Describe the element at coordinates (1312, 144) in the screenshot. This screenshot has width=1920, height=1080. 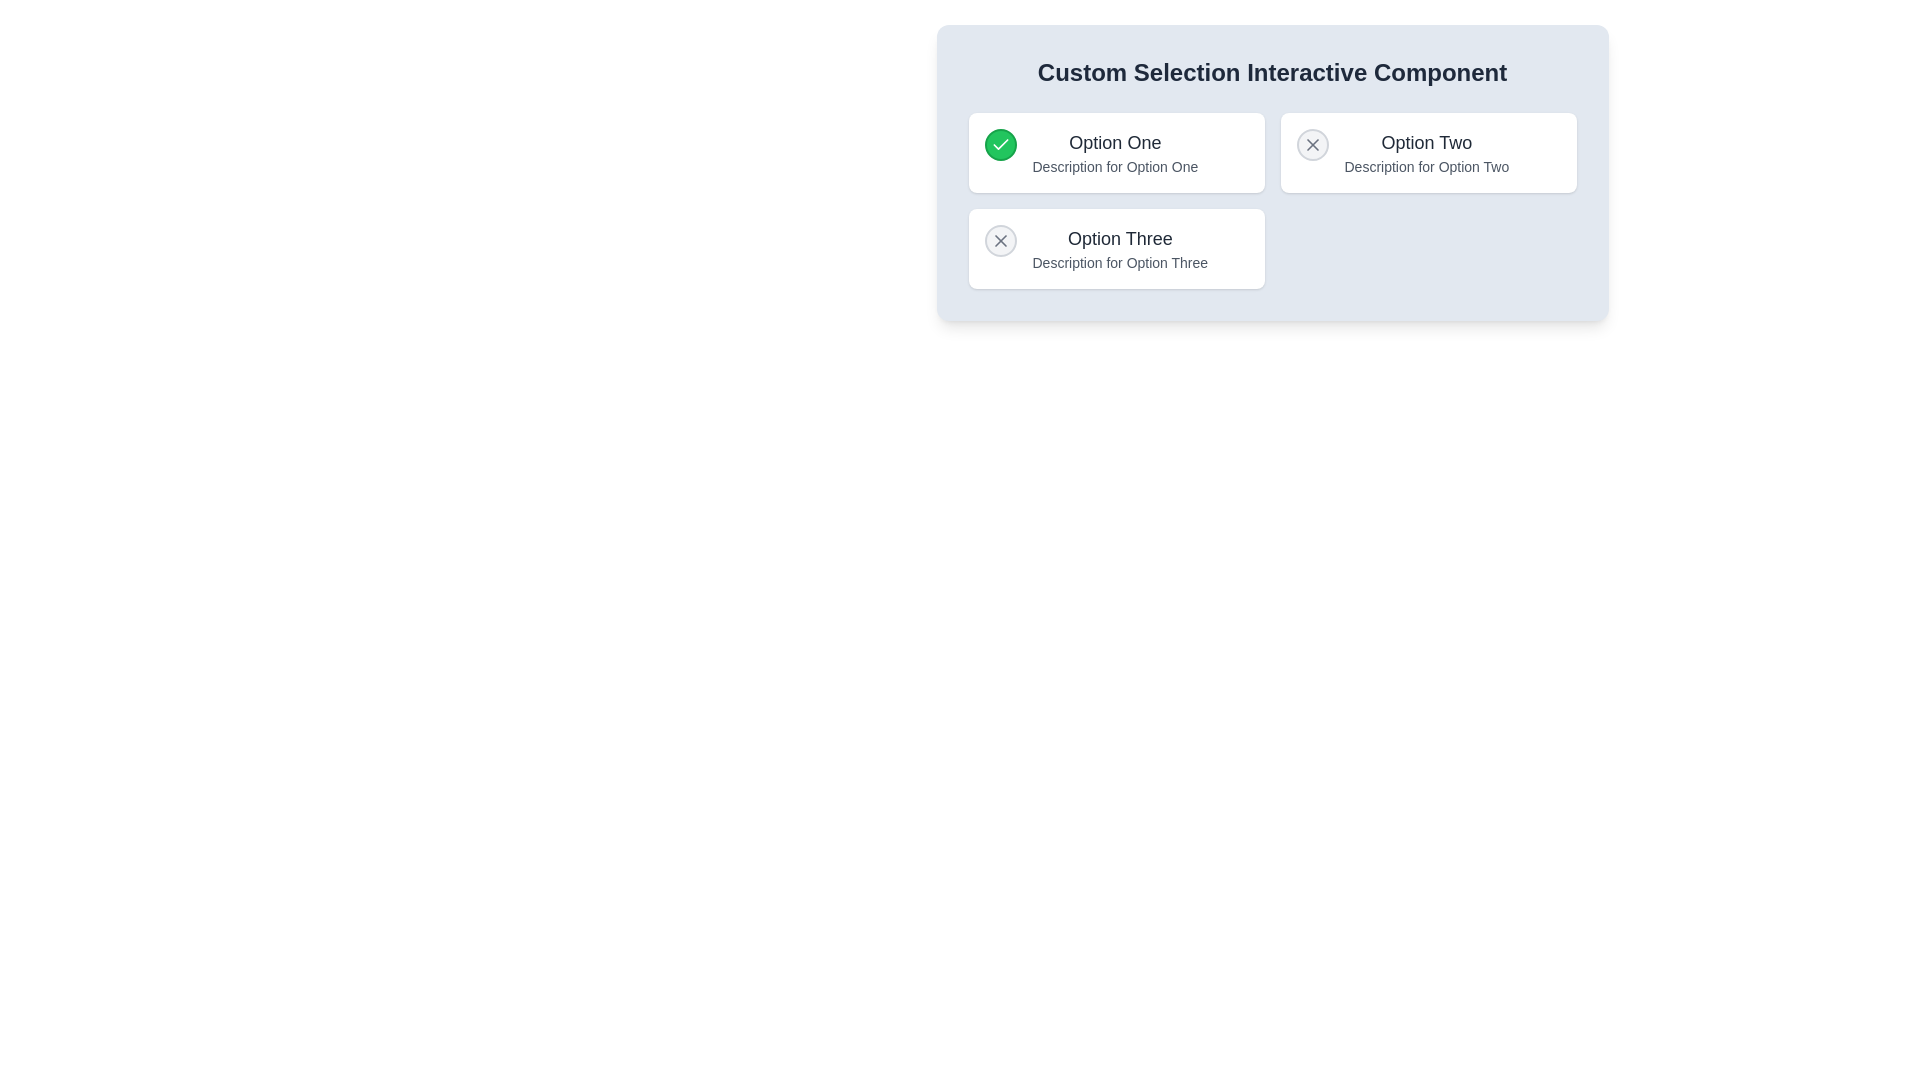
I see `the small X-shaped icon located in the top-right corner of the interface, specifically within the 'Option Two' section of the selection component` at that location.